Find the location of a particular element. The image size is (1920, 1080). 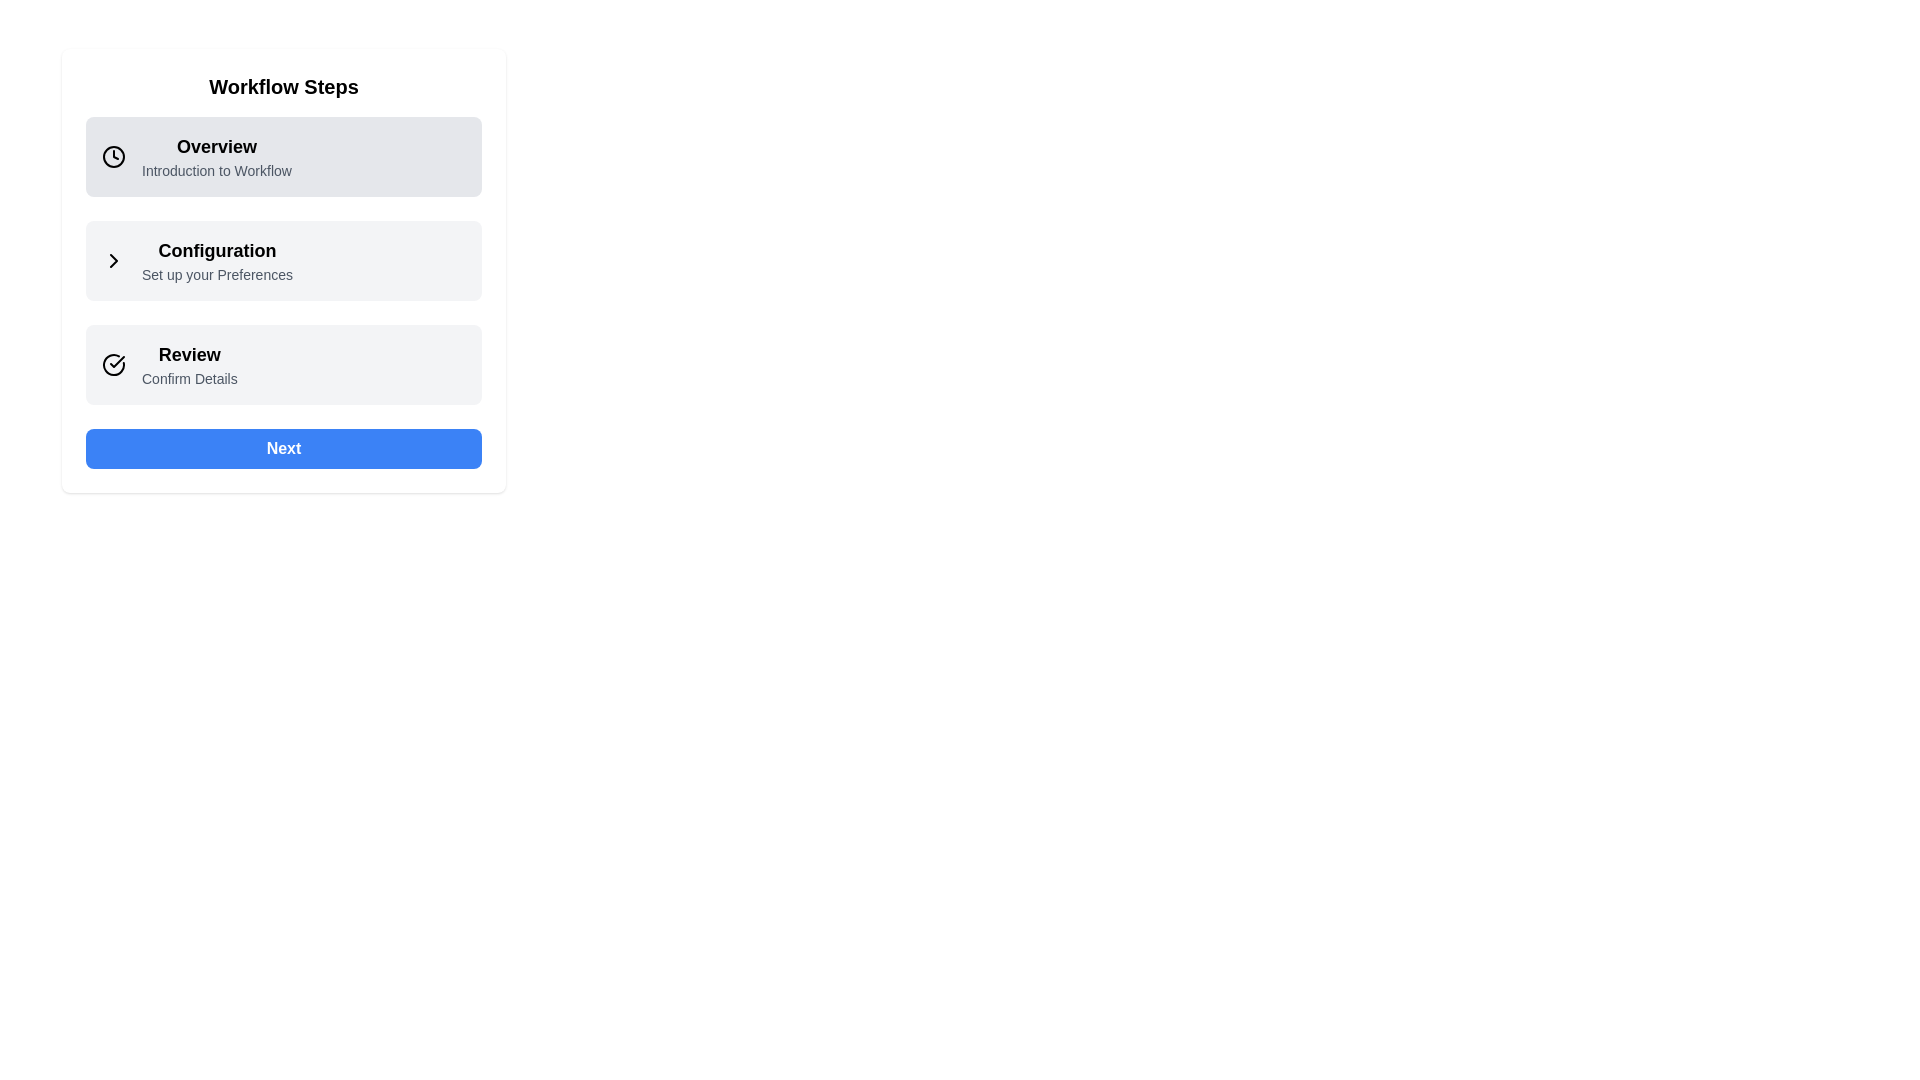

the bold text label 'Review' which is prominently displayed in the 'Workflow Steps' section, located above the gray description text 'Confirm Details' and adjacent to a checkmark icon is located at coordinates (189, 353).